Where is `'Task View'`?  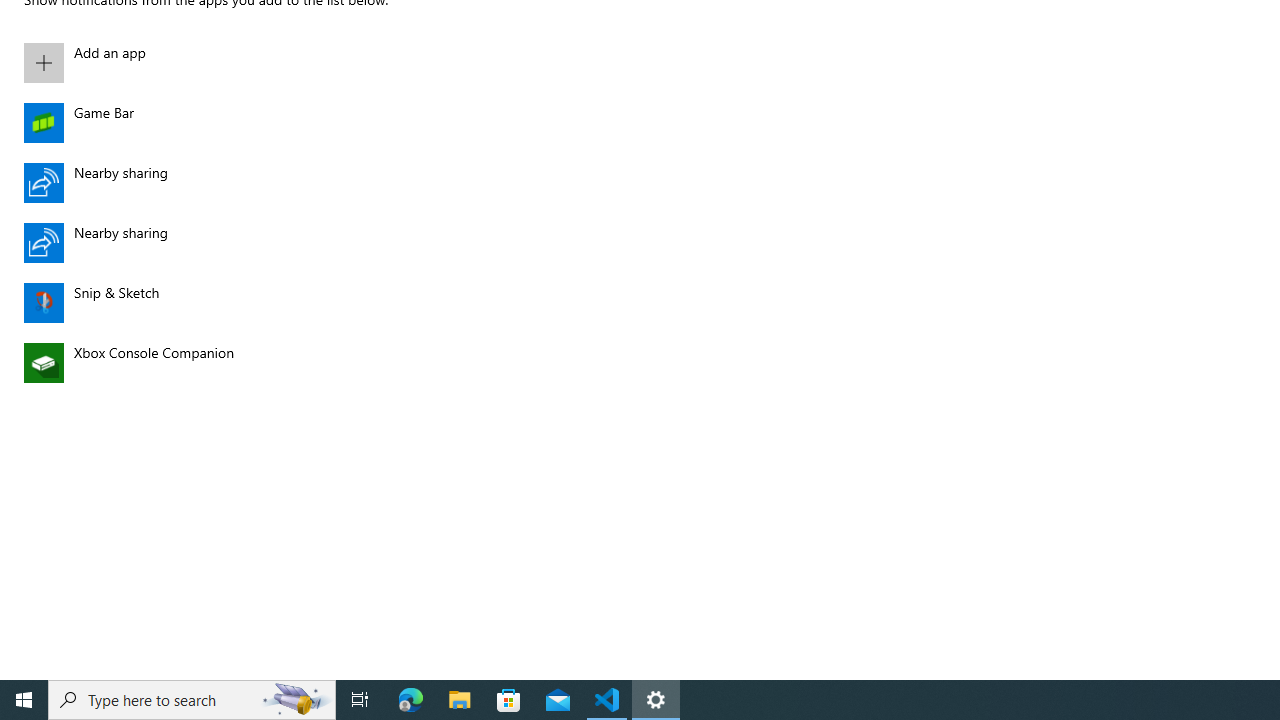 'Task View' is located at coordinates (359, 698).